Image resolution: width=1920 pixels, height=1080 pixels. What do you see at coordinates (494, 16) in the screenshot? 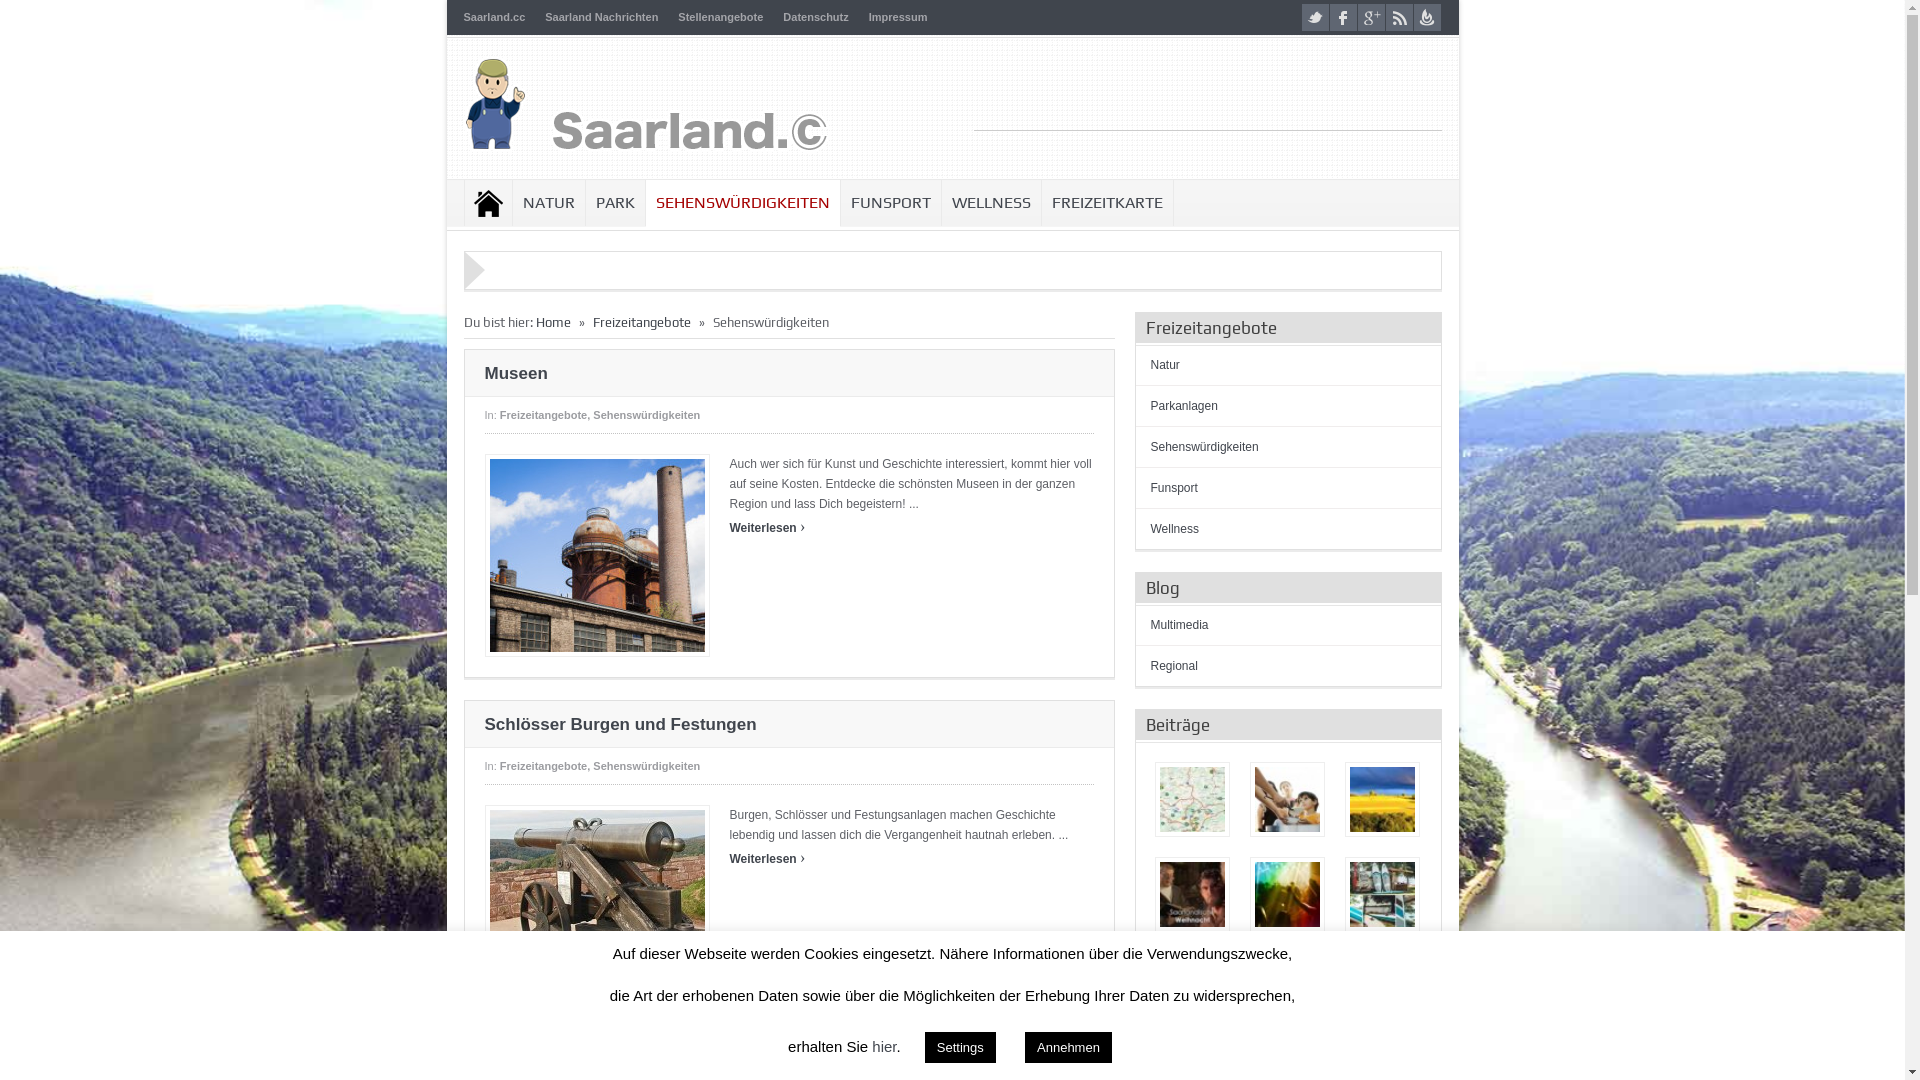
I see `'Saarland.cc'` at bounding box center [494, 16].